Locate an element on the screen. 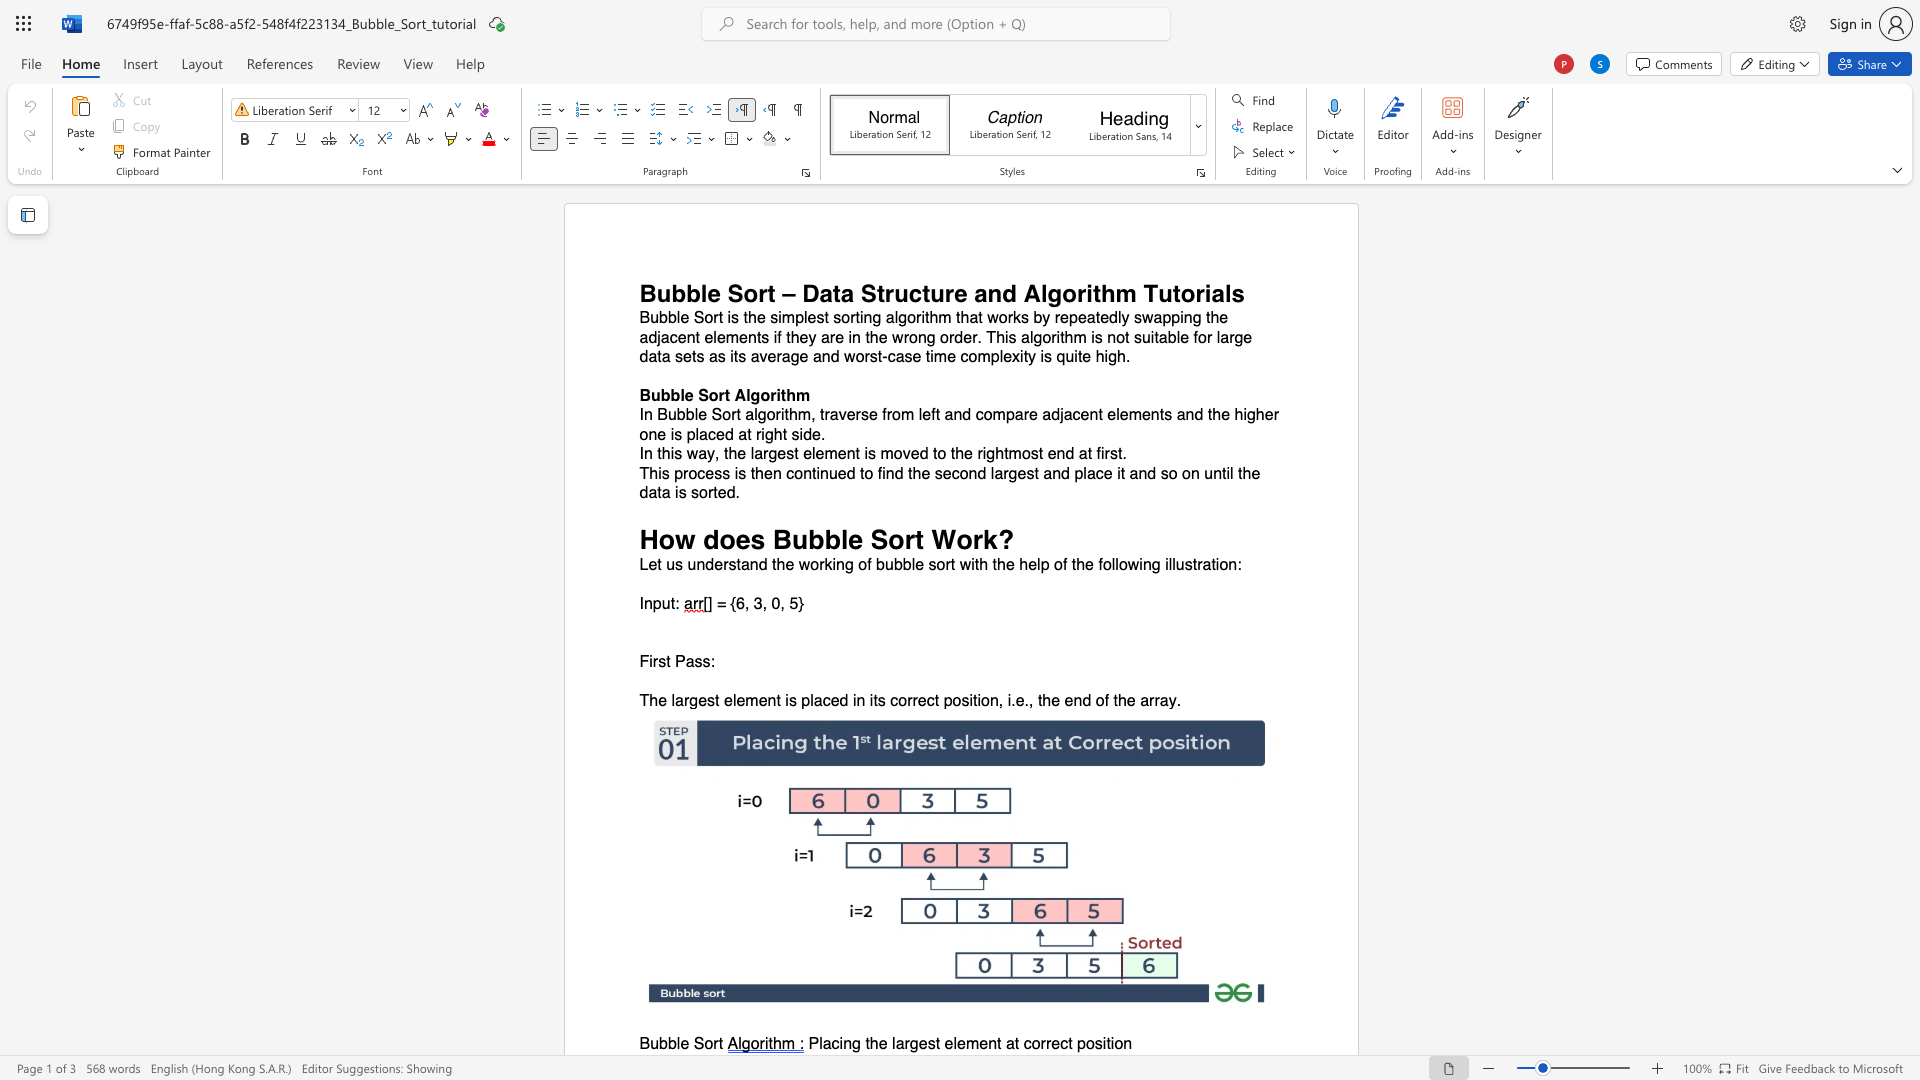  the space between the continuous character "r" and "t" in the text is located at coordinates (718, 1043).